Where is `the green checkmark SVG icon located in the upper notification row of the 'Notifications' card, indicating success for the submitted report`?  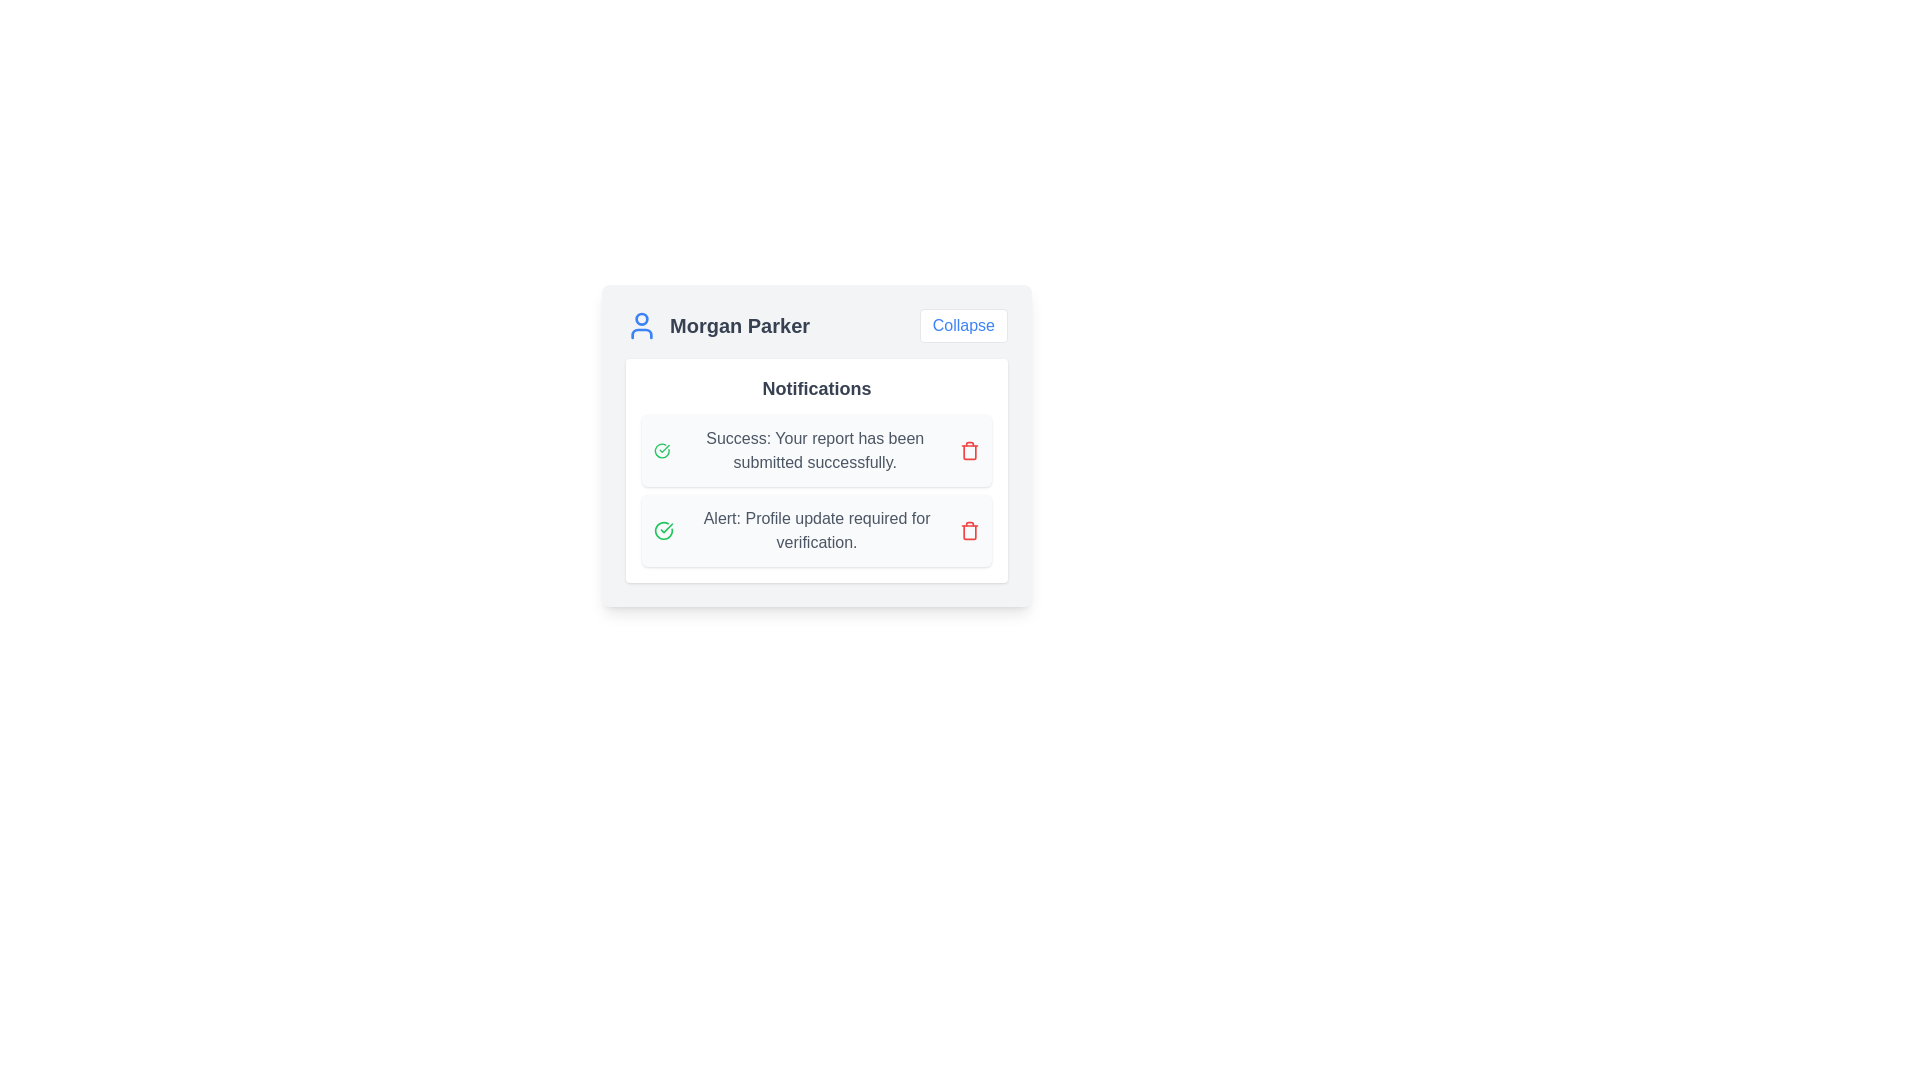 the green checkmark SVG icon located in the upper notification row of the 'Notifications' card, indicating success for the submitted report is located at coordinates (662, 451).